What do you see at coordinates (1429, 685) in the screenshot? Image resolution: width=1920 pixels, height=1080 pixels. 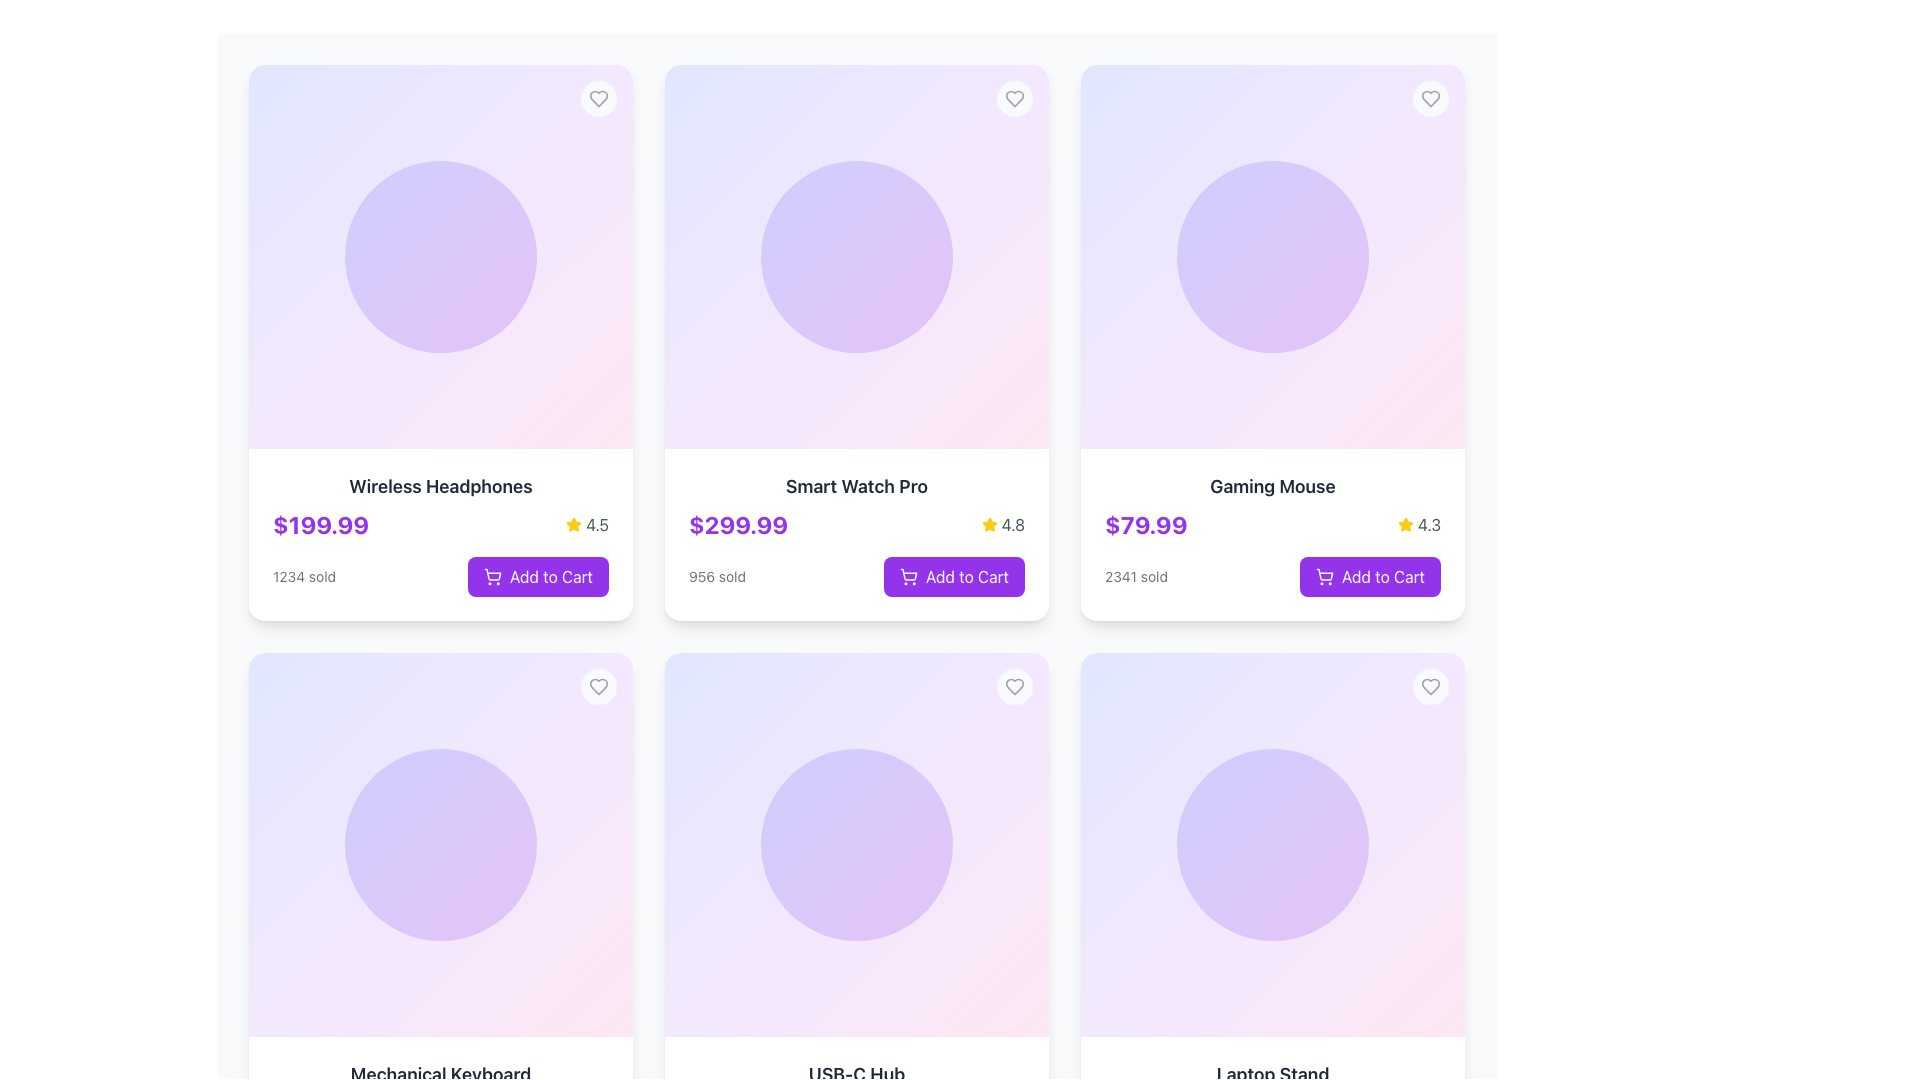 I see `the heart-shaped icon located at the top-right corner of the 'Gaming Mouse' product card` at bounding box center [1429, 685].